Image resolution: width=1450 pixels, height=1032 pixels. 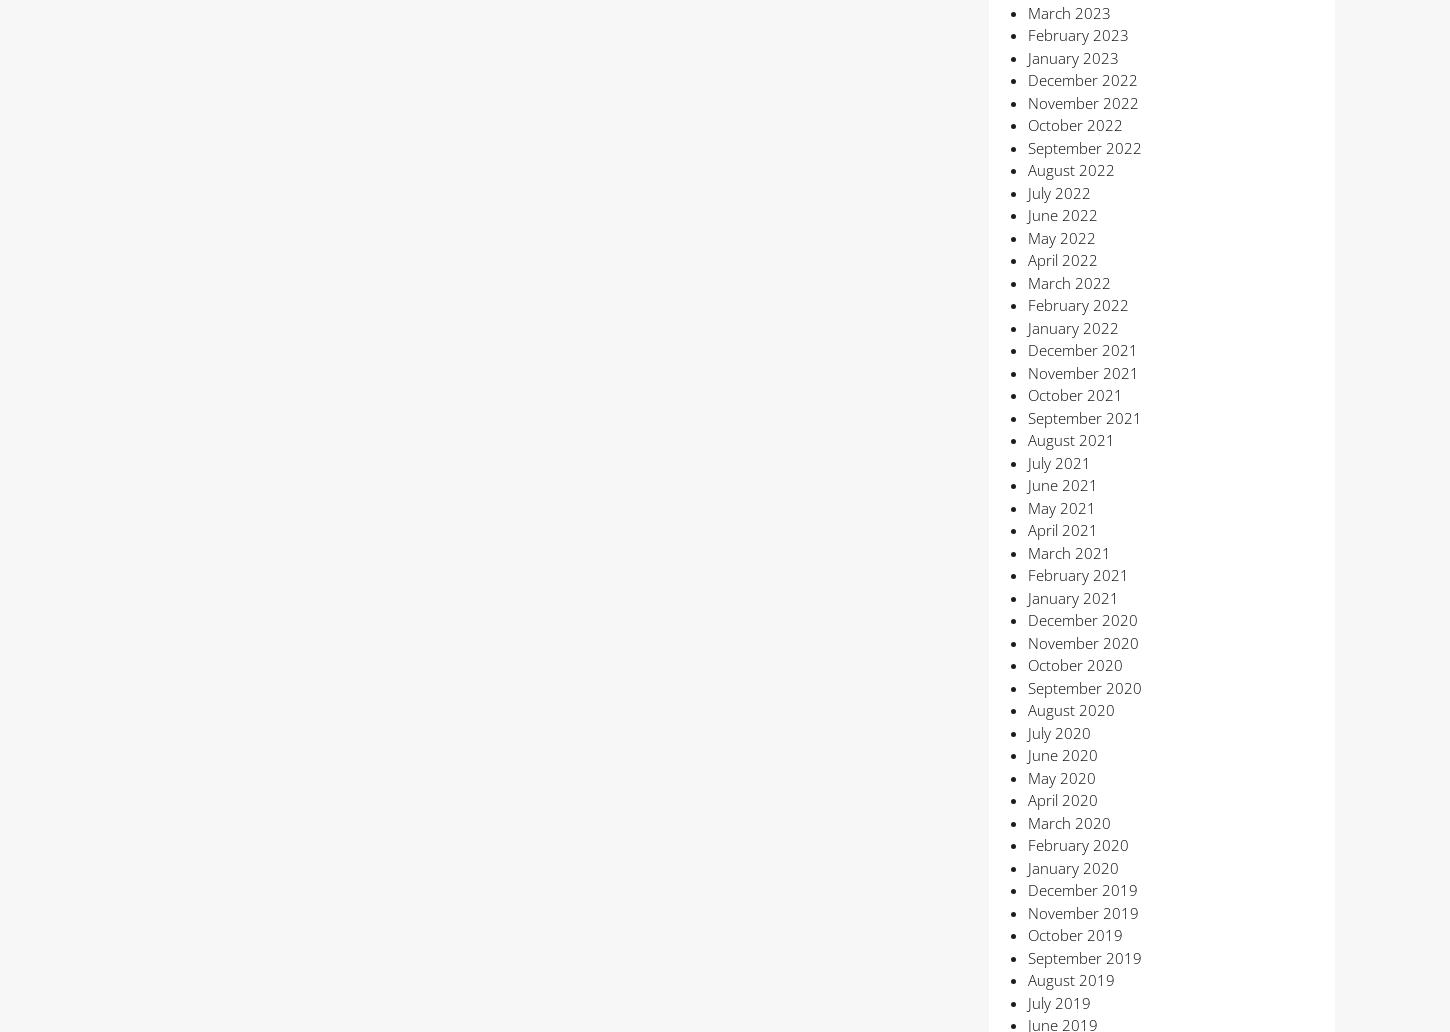 What do you see at coordinates (1061, 484) in the screenshot?
I see `'June 2021'` at bounding box center [1061, 484].